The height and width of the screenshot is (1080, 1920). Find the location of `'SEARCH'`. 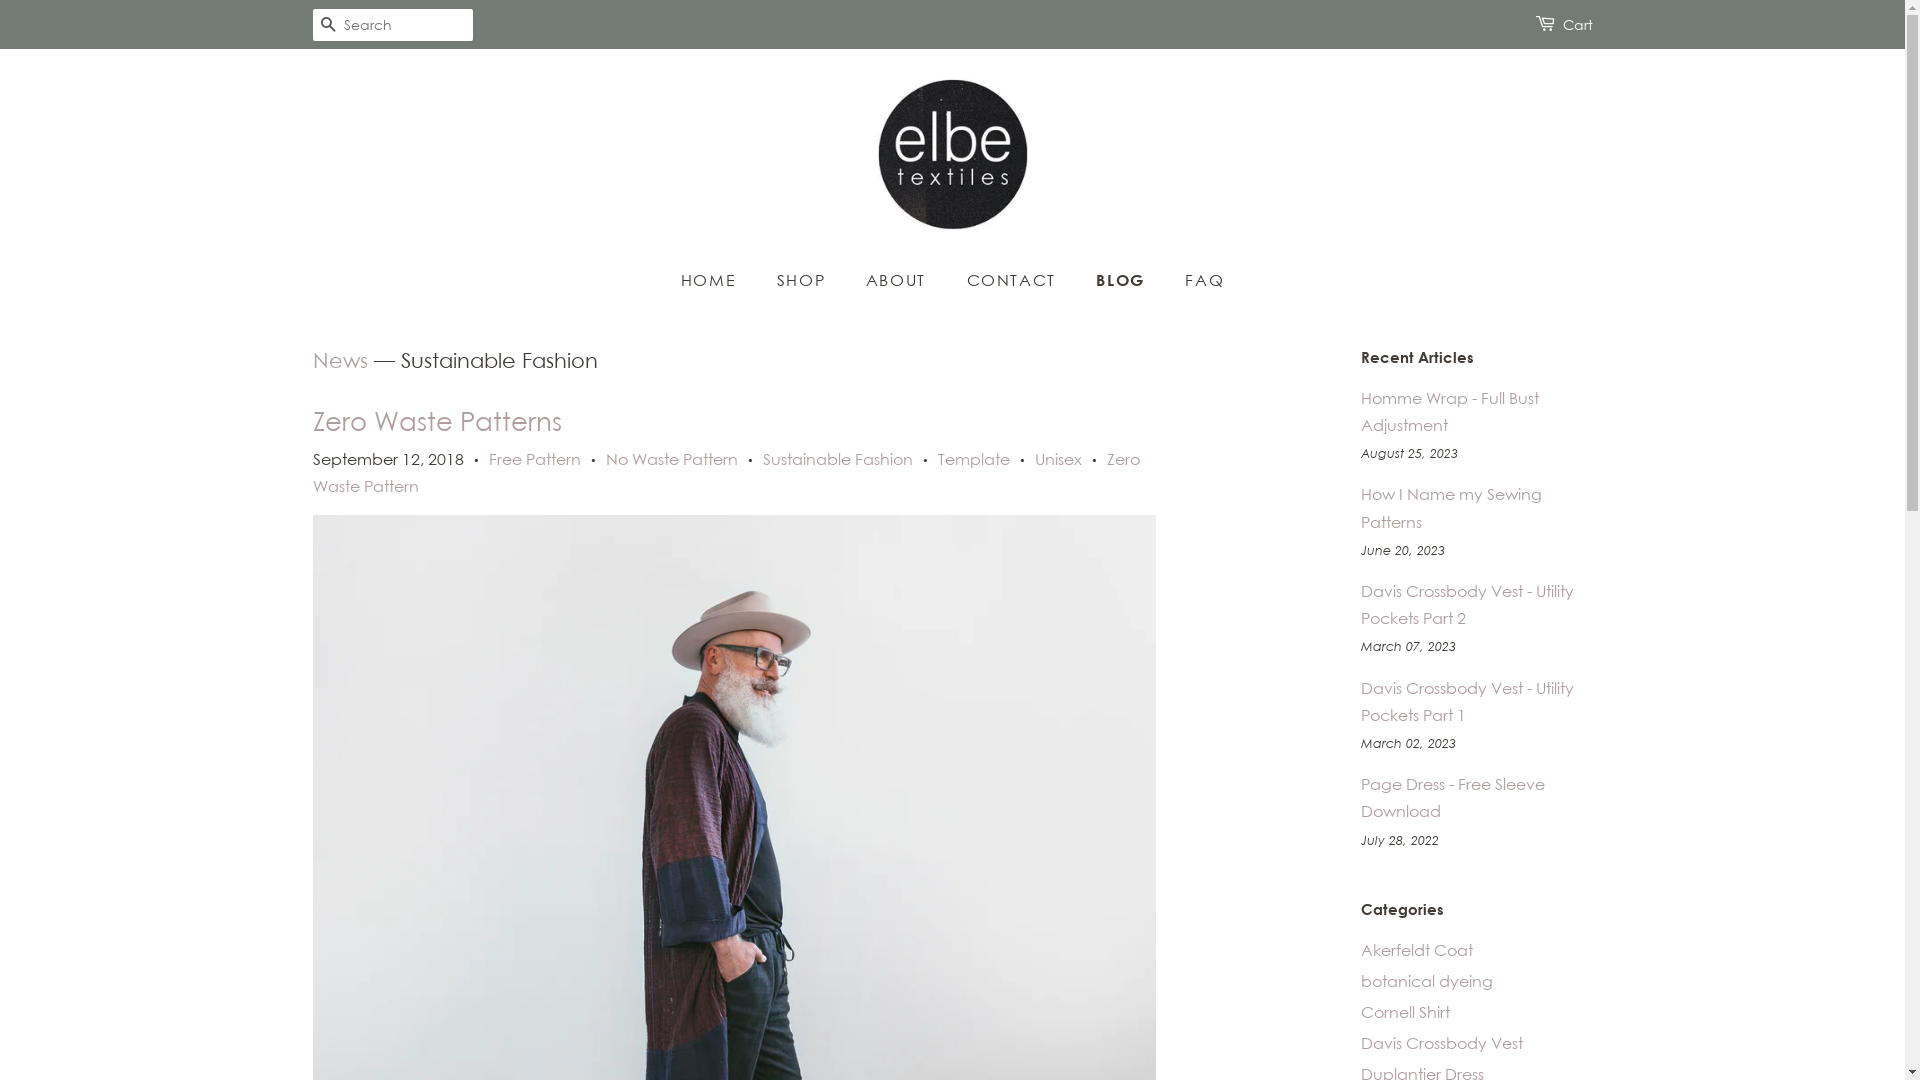

'SEARCH' is located at coordinates (327, 25).